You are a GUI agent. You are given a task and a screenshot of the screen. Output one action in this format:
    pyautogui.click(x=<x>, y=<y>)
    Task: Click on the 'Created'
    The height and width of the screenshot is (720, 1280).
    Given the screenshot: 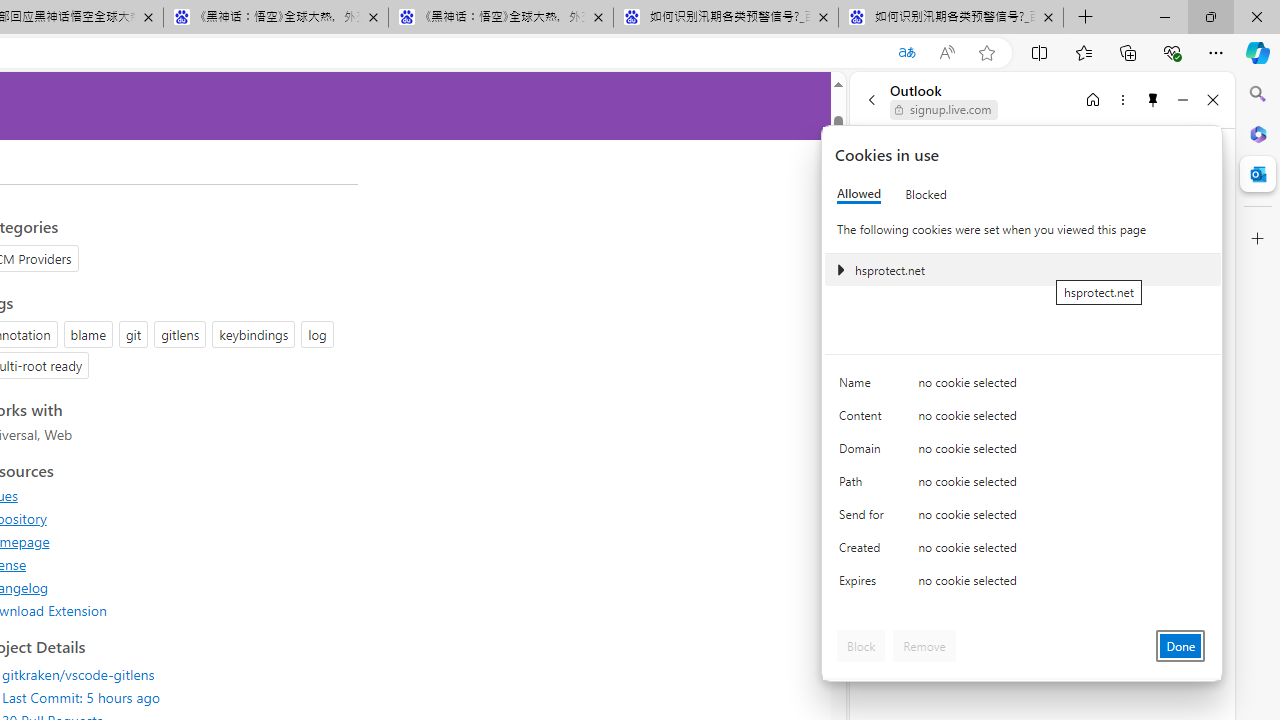 What is the action you would take?
    pyautogui.click(x=865, y=552)
    